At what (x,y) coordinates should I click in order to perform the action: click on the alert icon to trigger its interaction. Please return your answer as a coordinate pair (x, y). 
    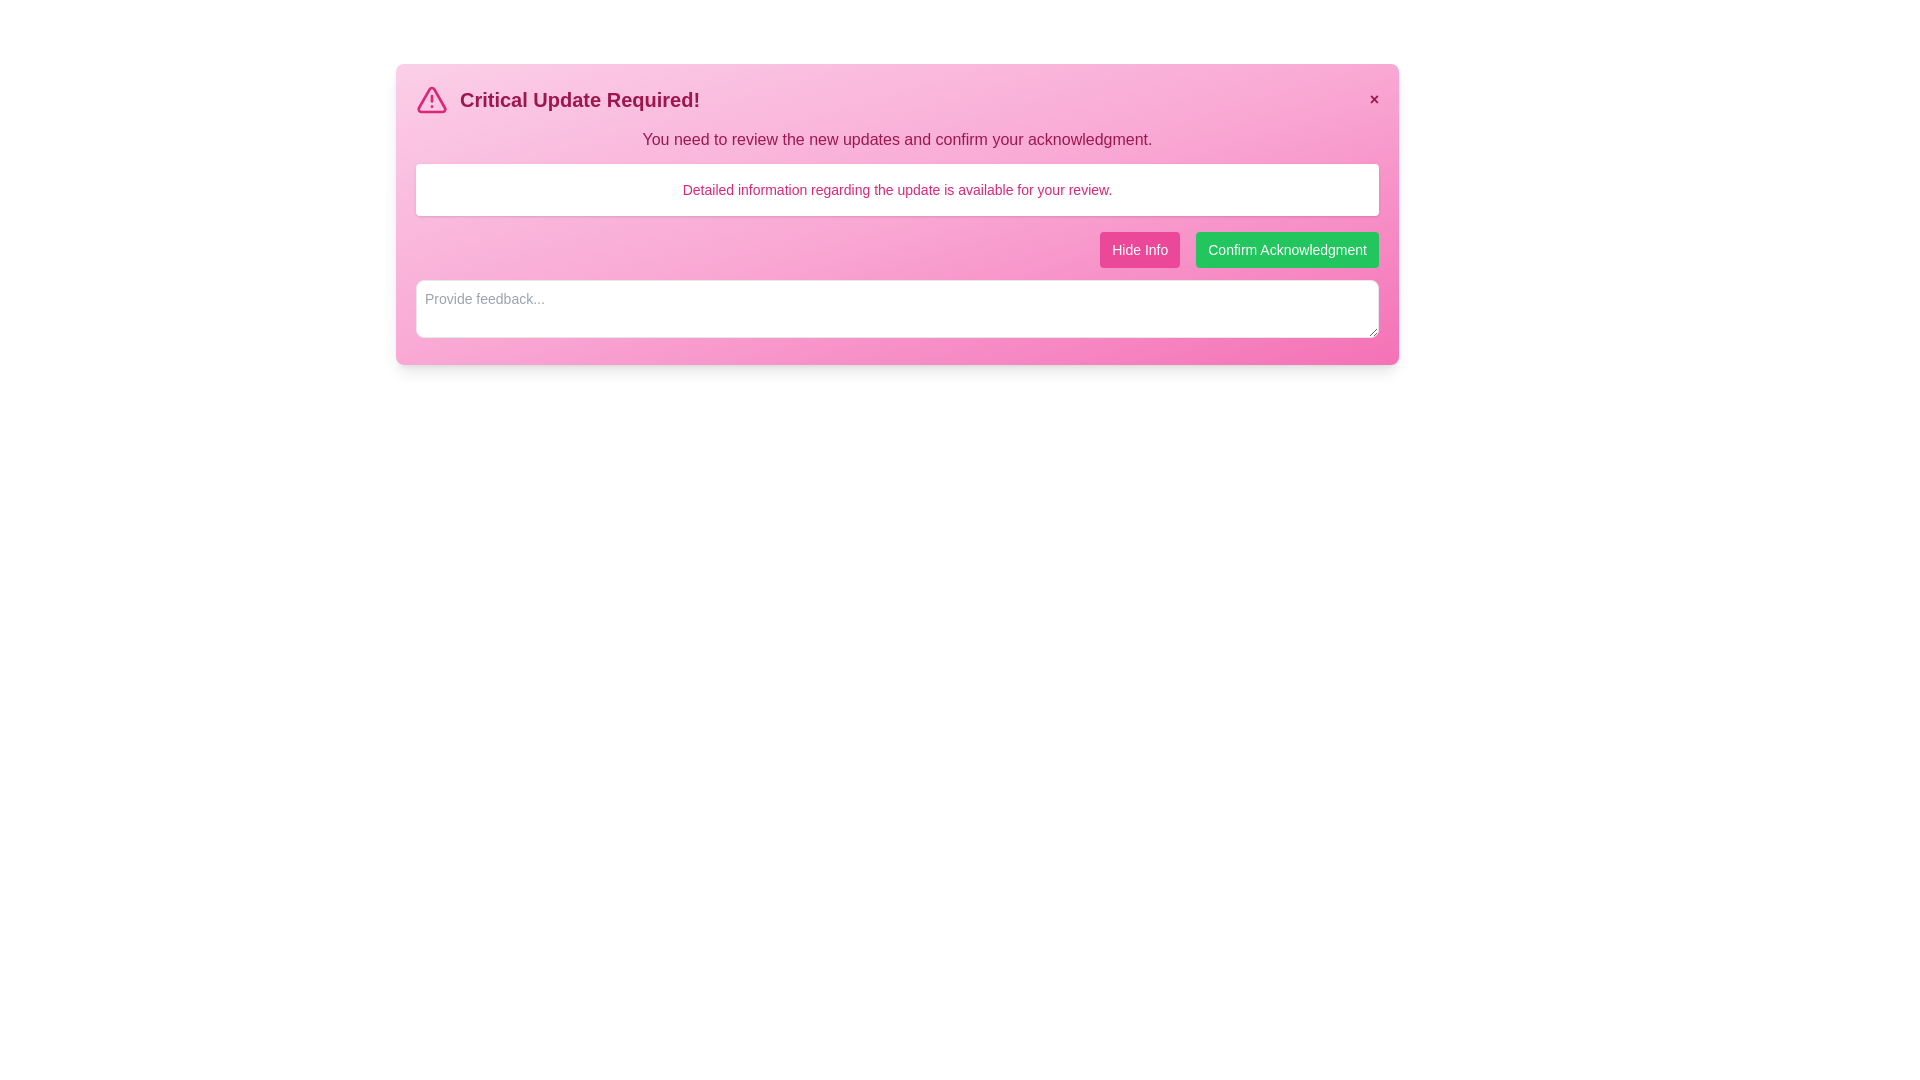
    Looking at the image, I should click on (431, 100).